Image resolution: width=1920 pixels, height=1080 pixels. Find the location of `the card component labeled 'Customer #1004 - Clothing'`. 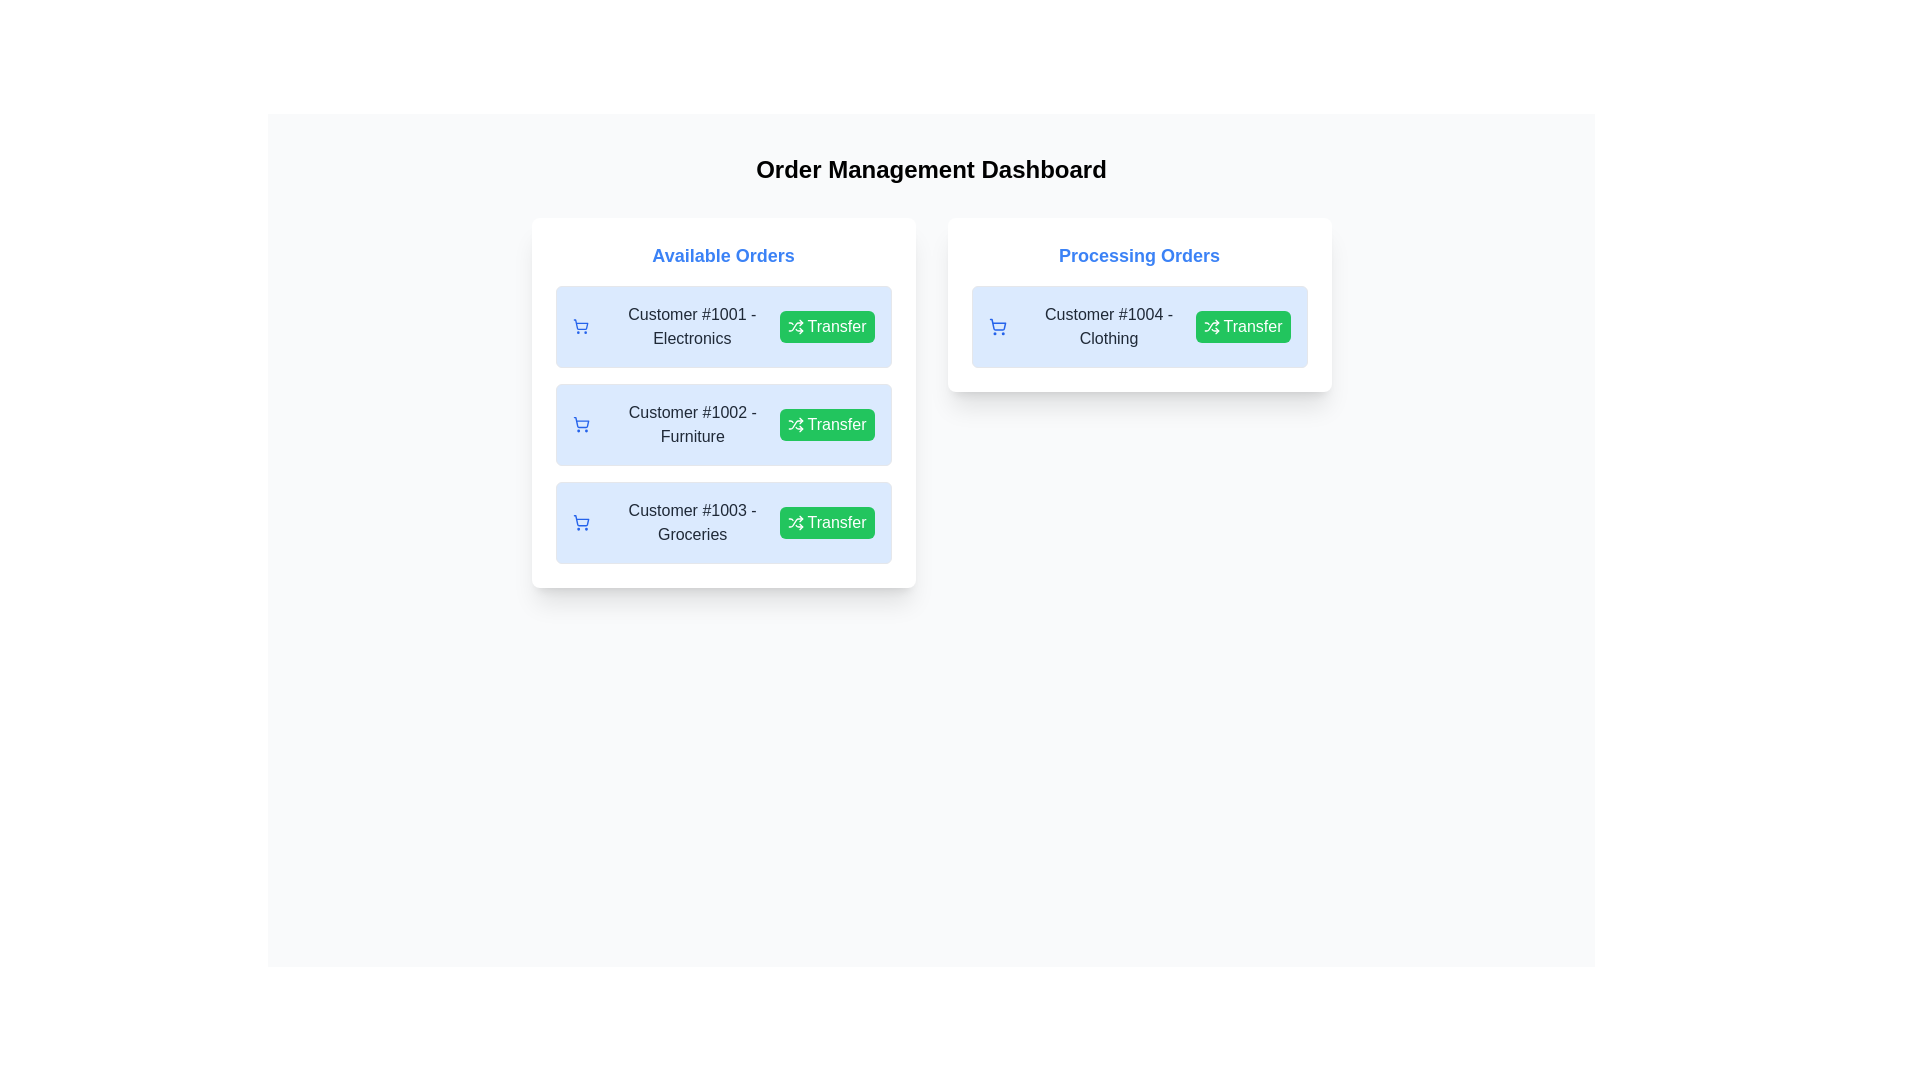

the card component labeled 'Customer #1004 - Clothing' is located at coordinates (1139, 326).